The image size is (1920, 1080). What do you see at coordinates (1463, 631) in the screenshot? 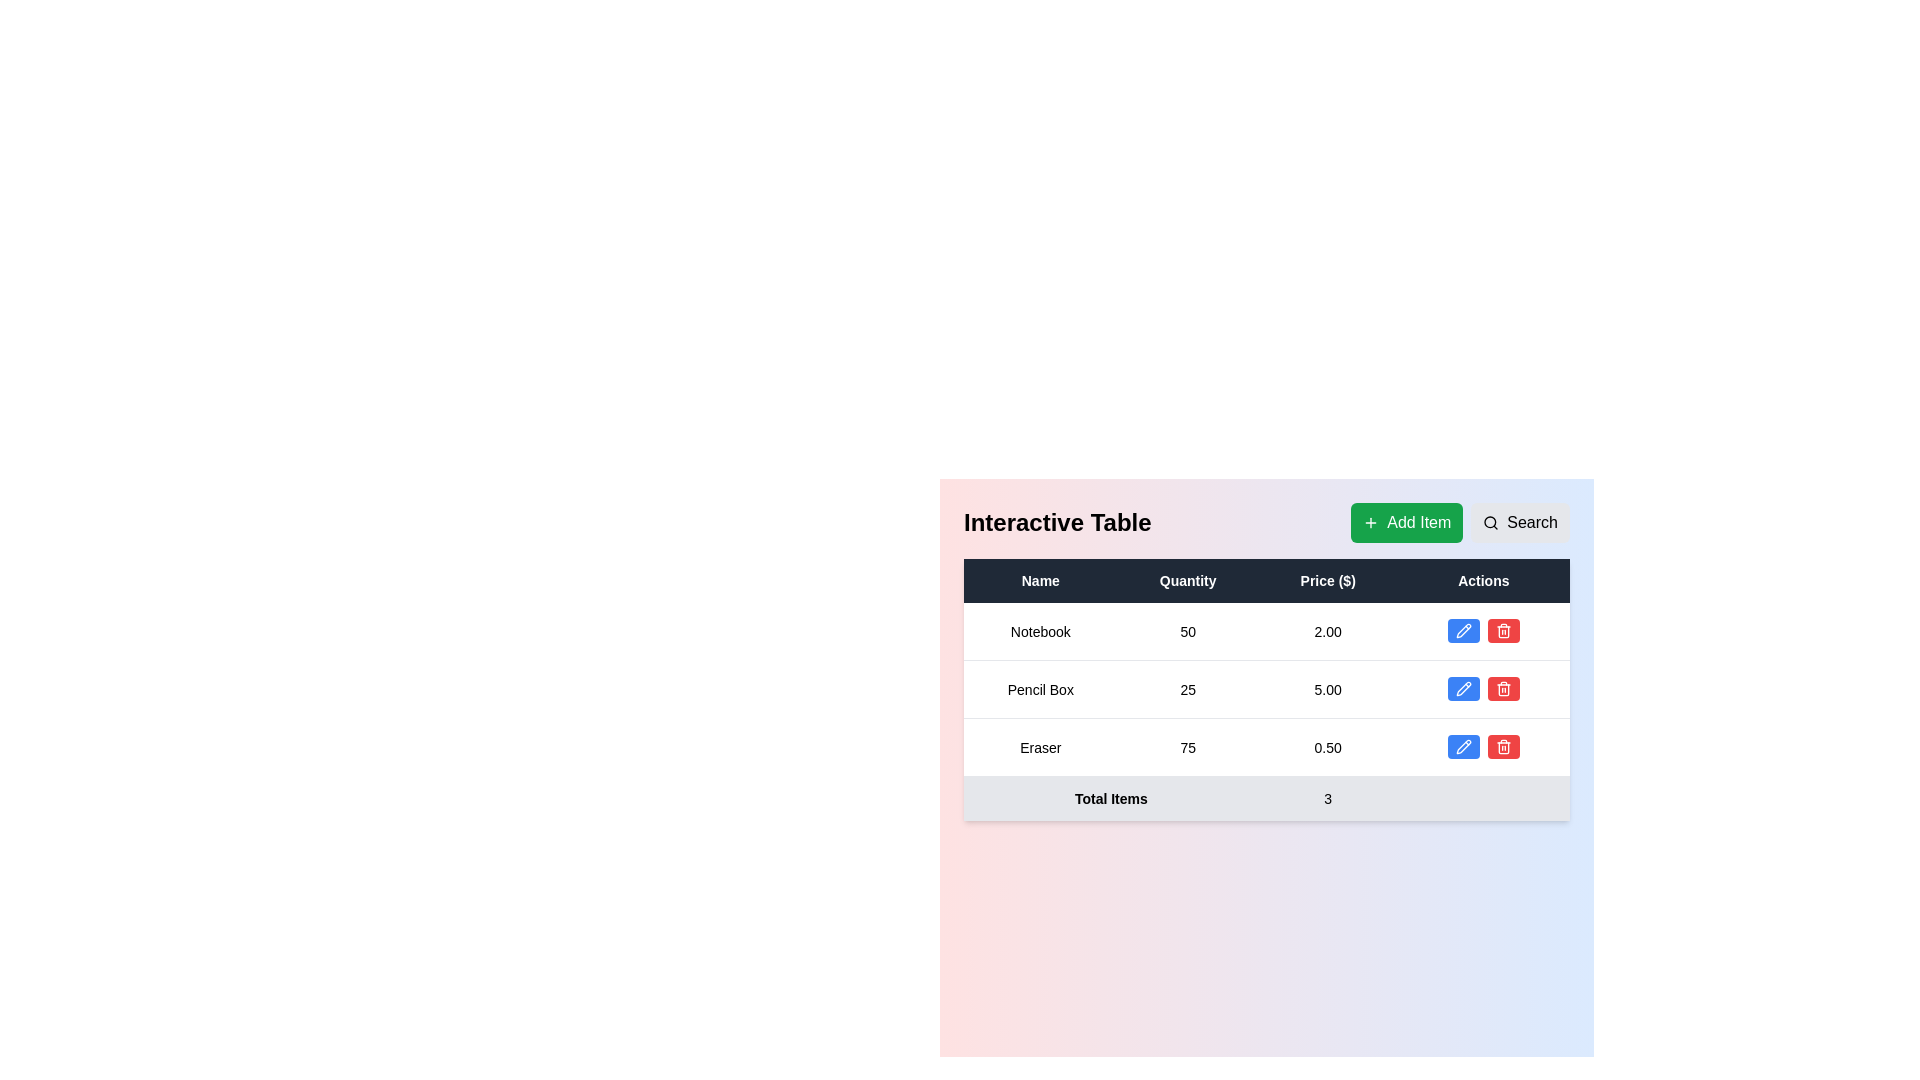
I see `the blue pencil-shaped icon in the second row of the Actions column to initiate editing` at bounding box center [1463, 631].